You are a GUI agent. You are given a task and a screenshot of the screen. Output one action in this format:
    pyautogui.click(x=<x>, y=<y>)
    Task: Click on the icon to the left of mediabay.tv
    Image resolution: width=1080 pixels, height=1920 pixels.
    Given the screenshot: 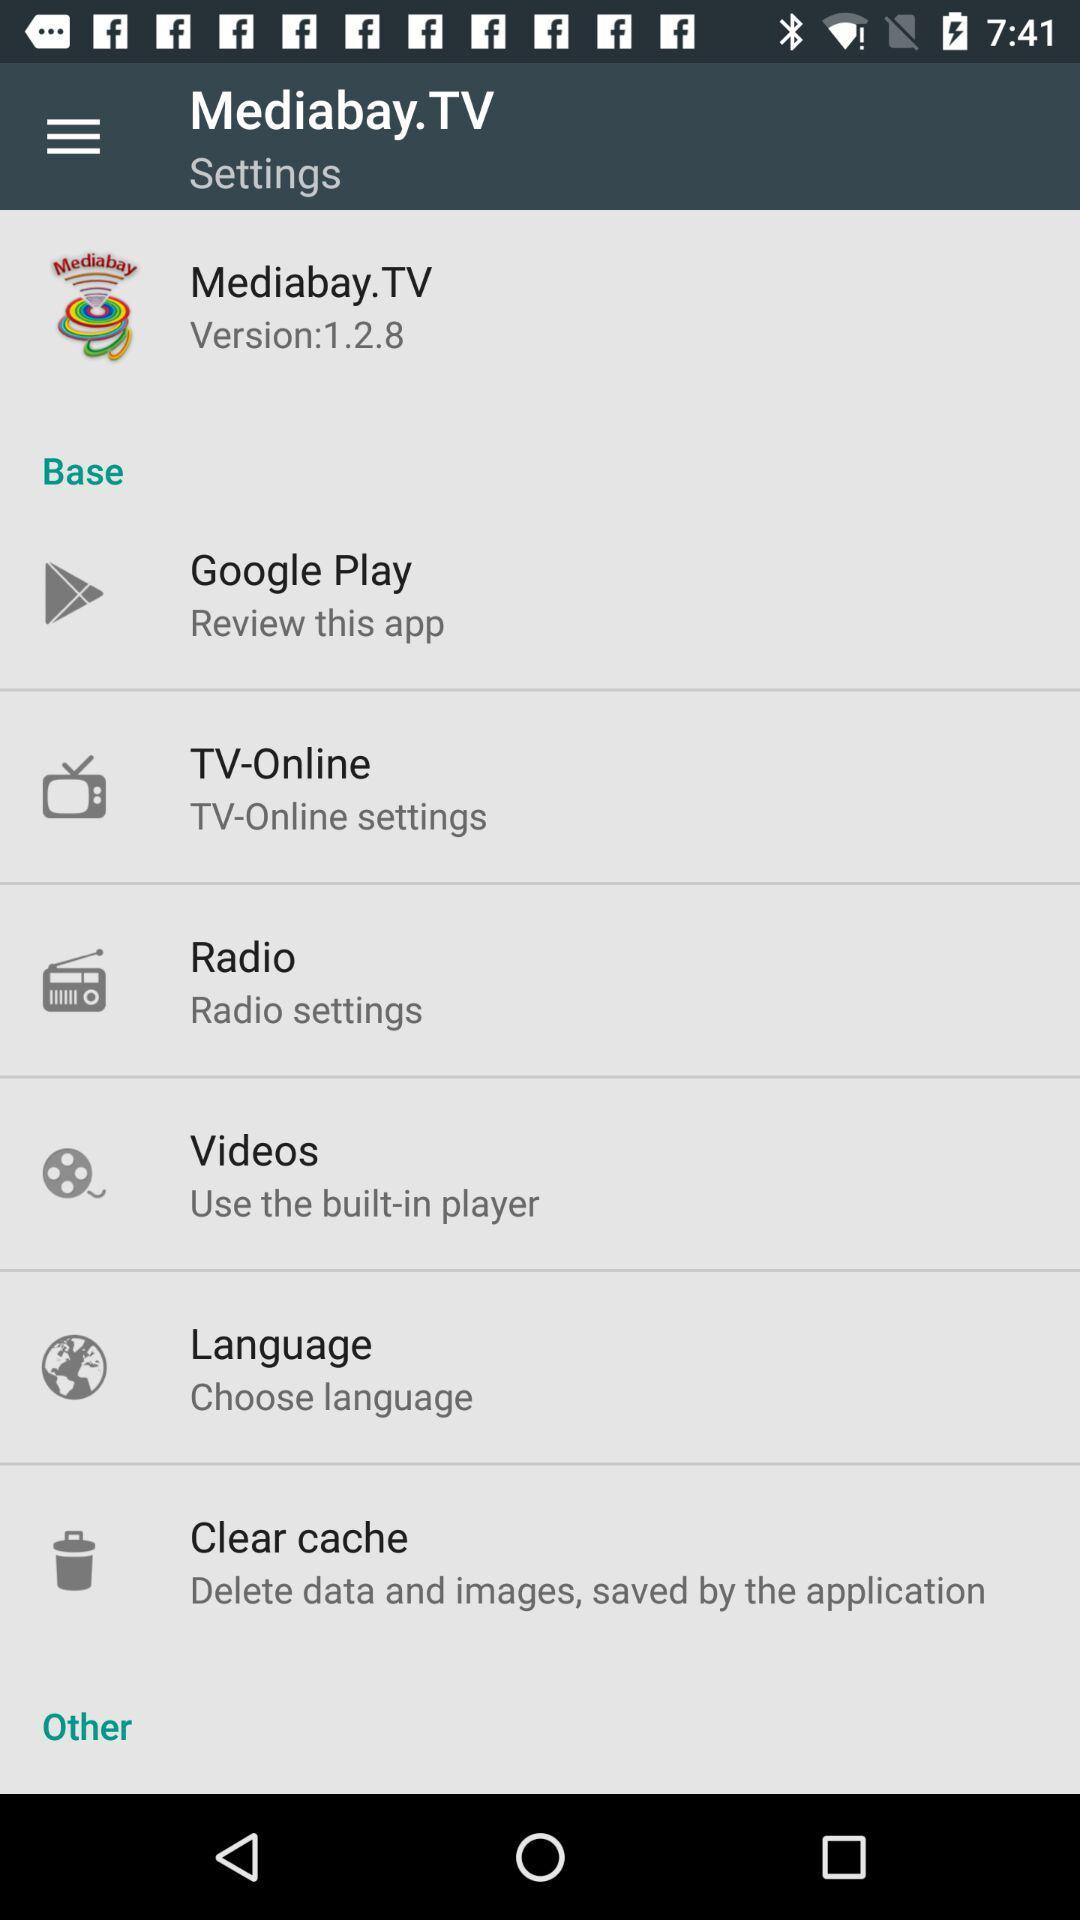 What is the action you would take?
    pyautogui.click(x=72, y=135)
    